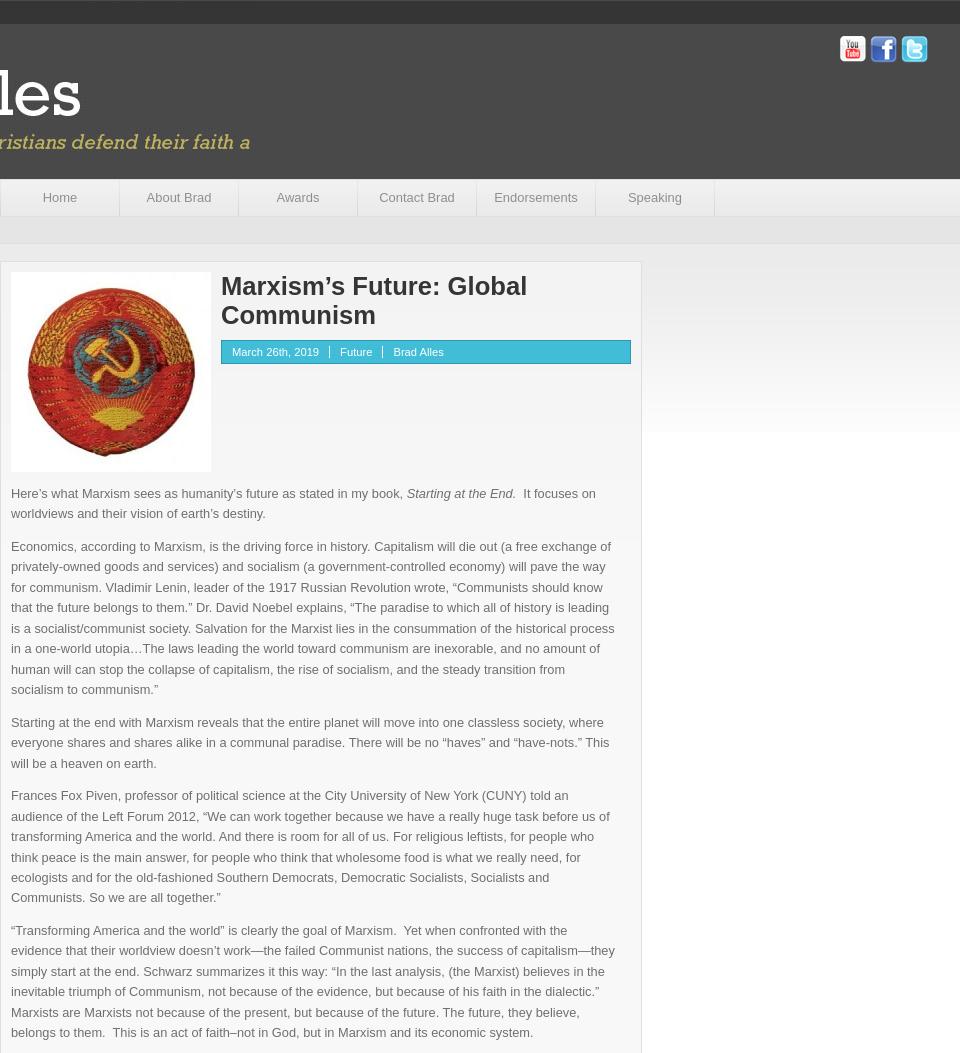  Describe the element at coordinates (415, 197) in the screenshot. I see `'Contact Brad'` at that location.